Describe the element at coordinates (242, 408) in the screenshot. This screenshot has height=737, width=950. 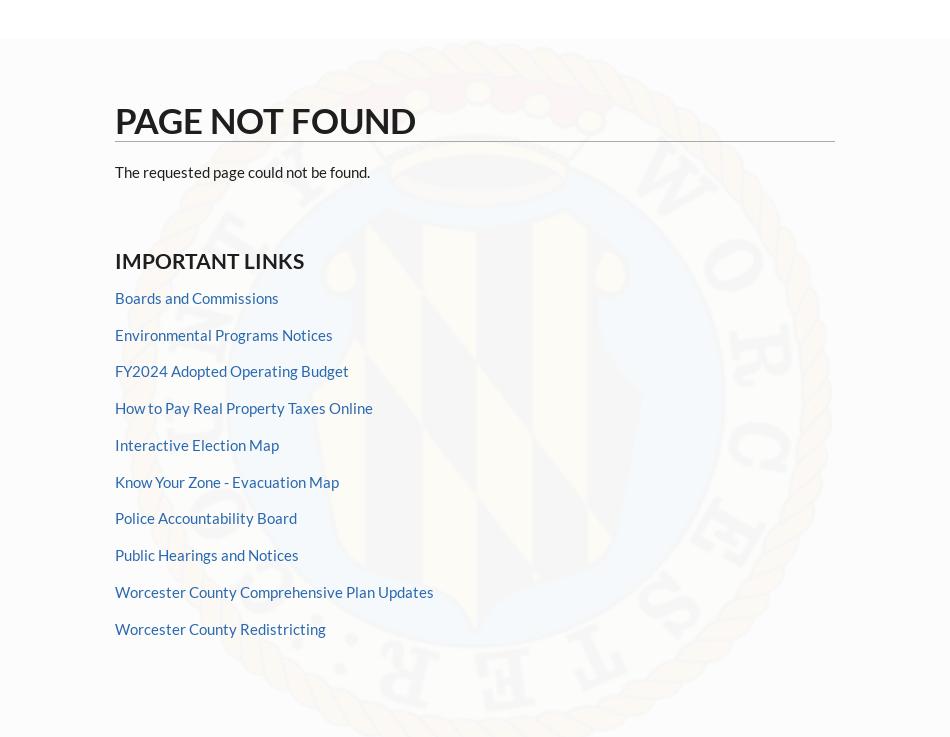
I see `'How to Pay Real Property Taxes Online'` at that location.